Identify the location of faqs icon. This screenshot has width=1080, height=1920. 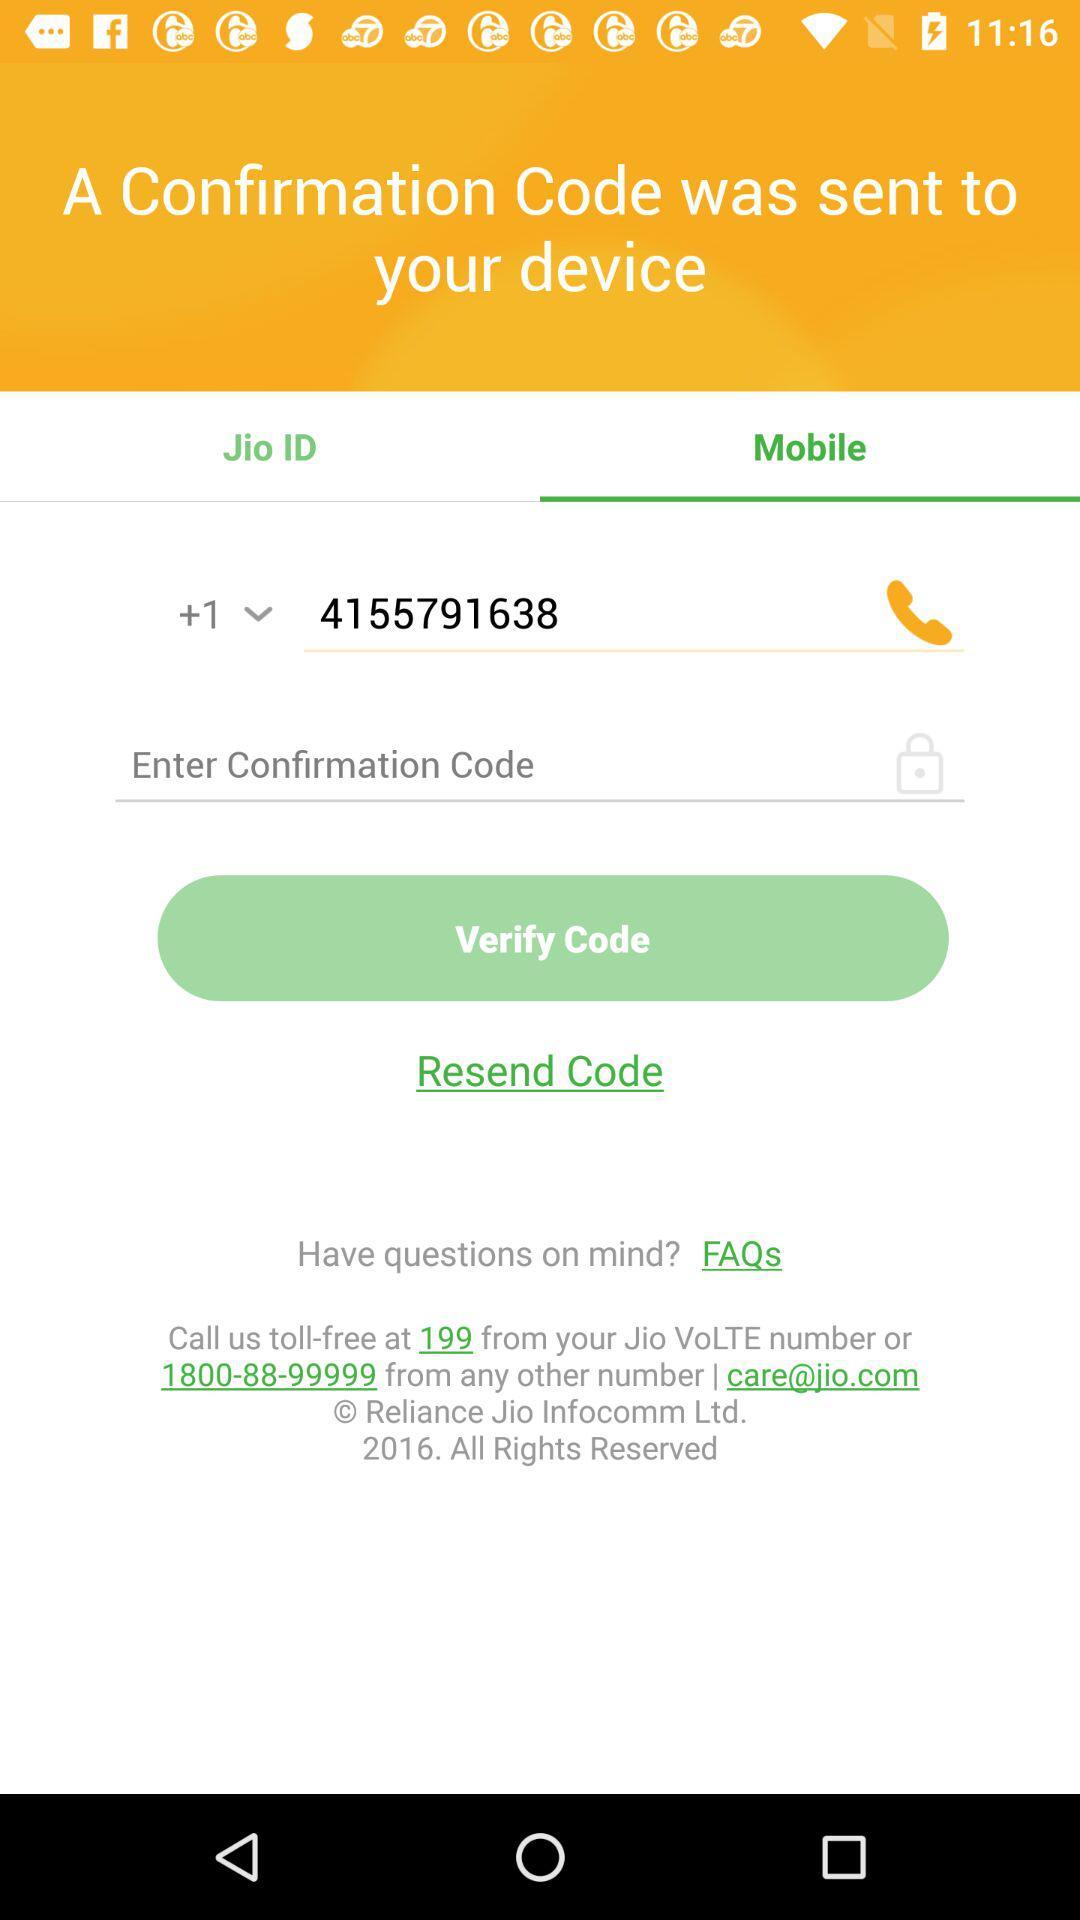
(731, 1251).